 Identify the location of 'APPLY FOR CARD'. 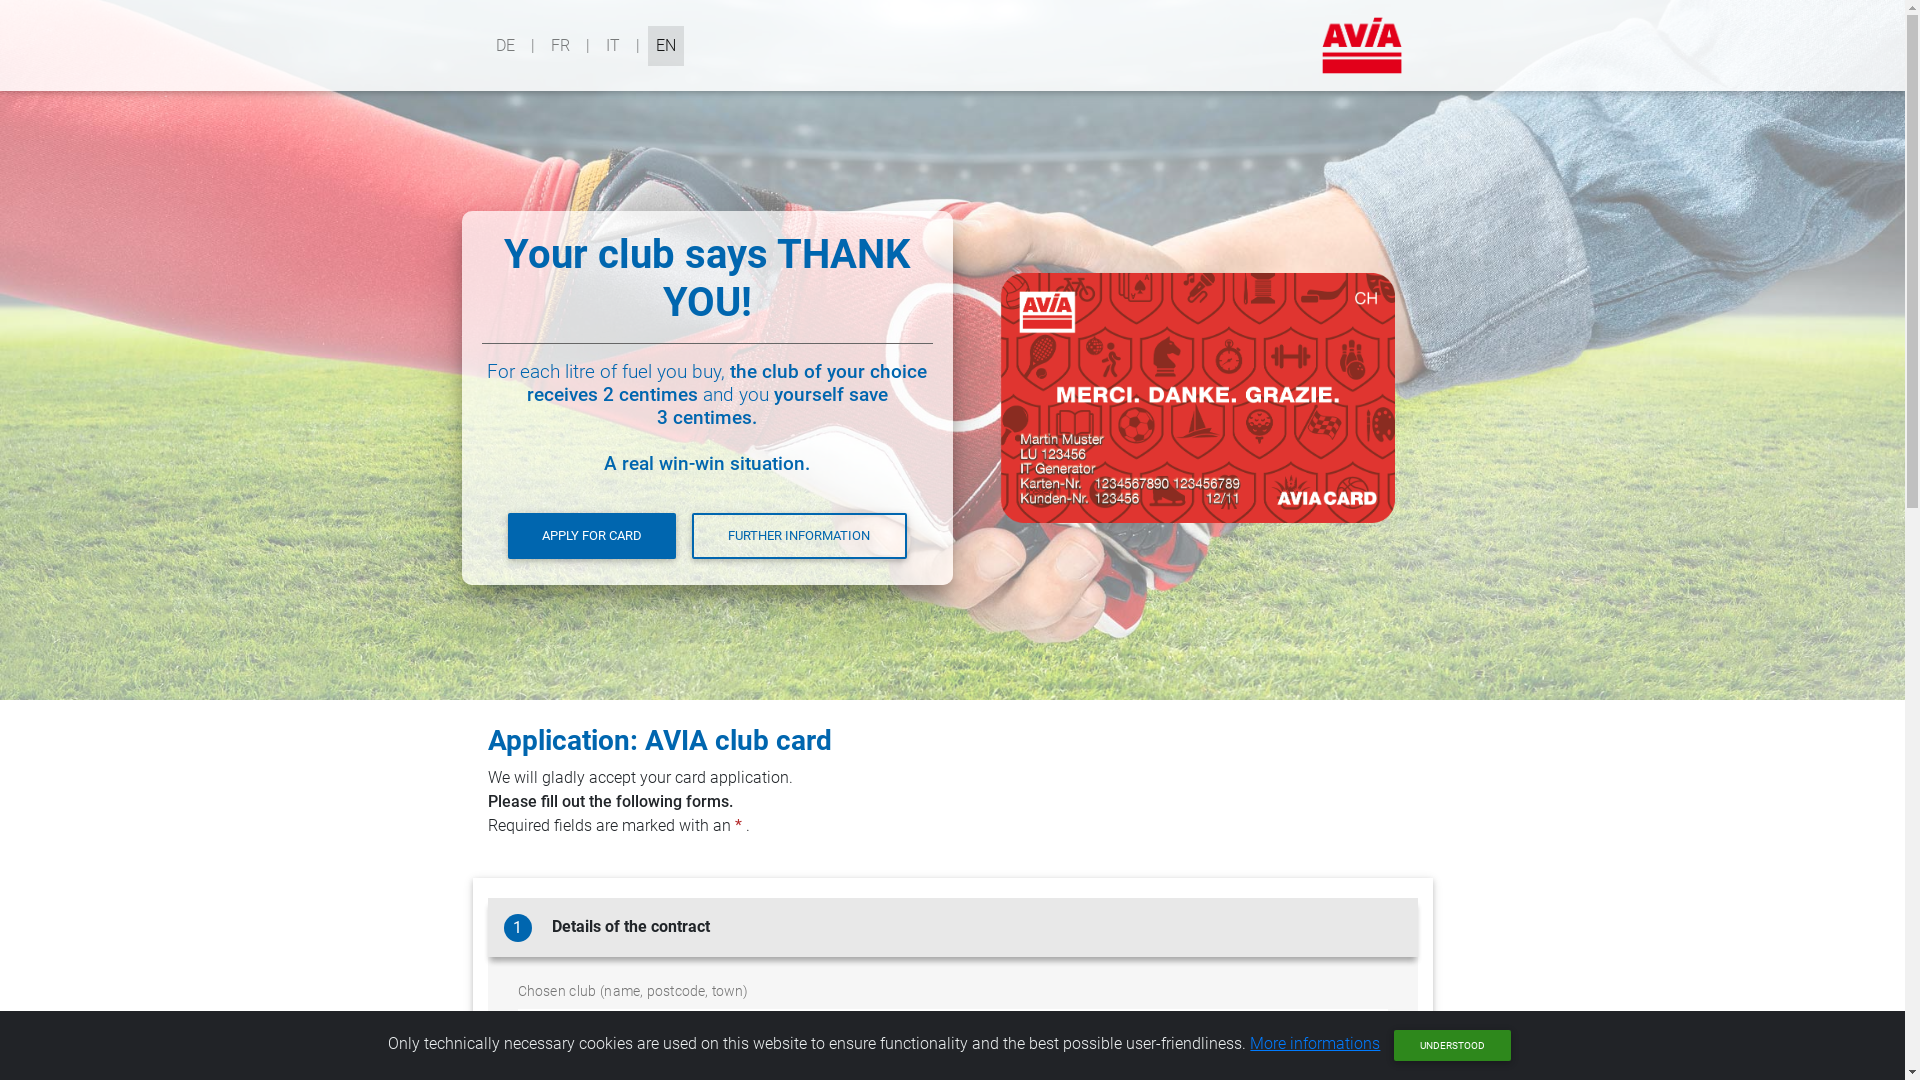
(590, 535).